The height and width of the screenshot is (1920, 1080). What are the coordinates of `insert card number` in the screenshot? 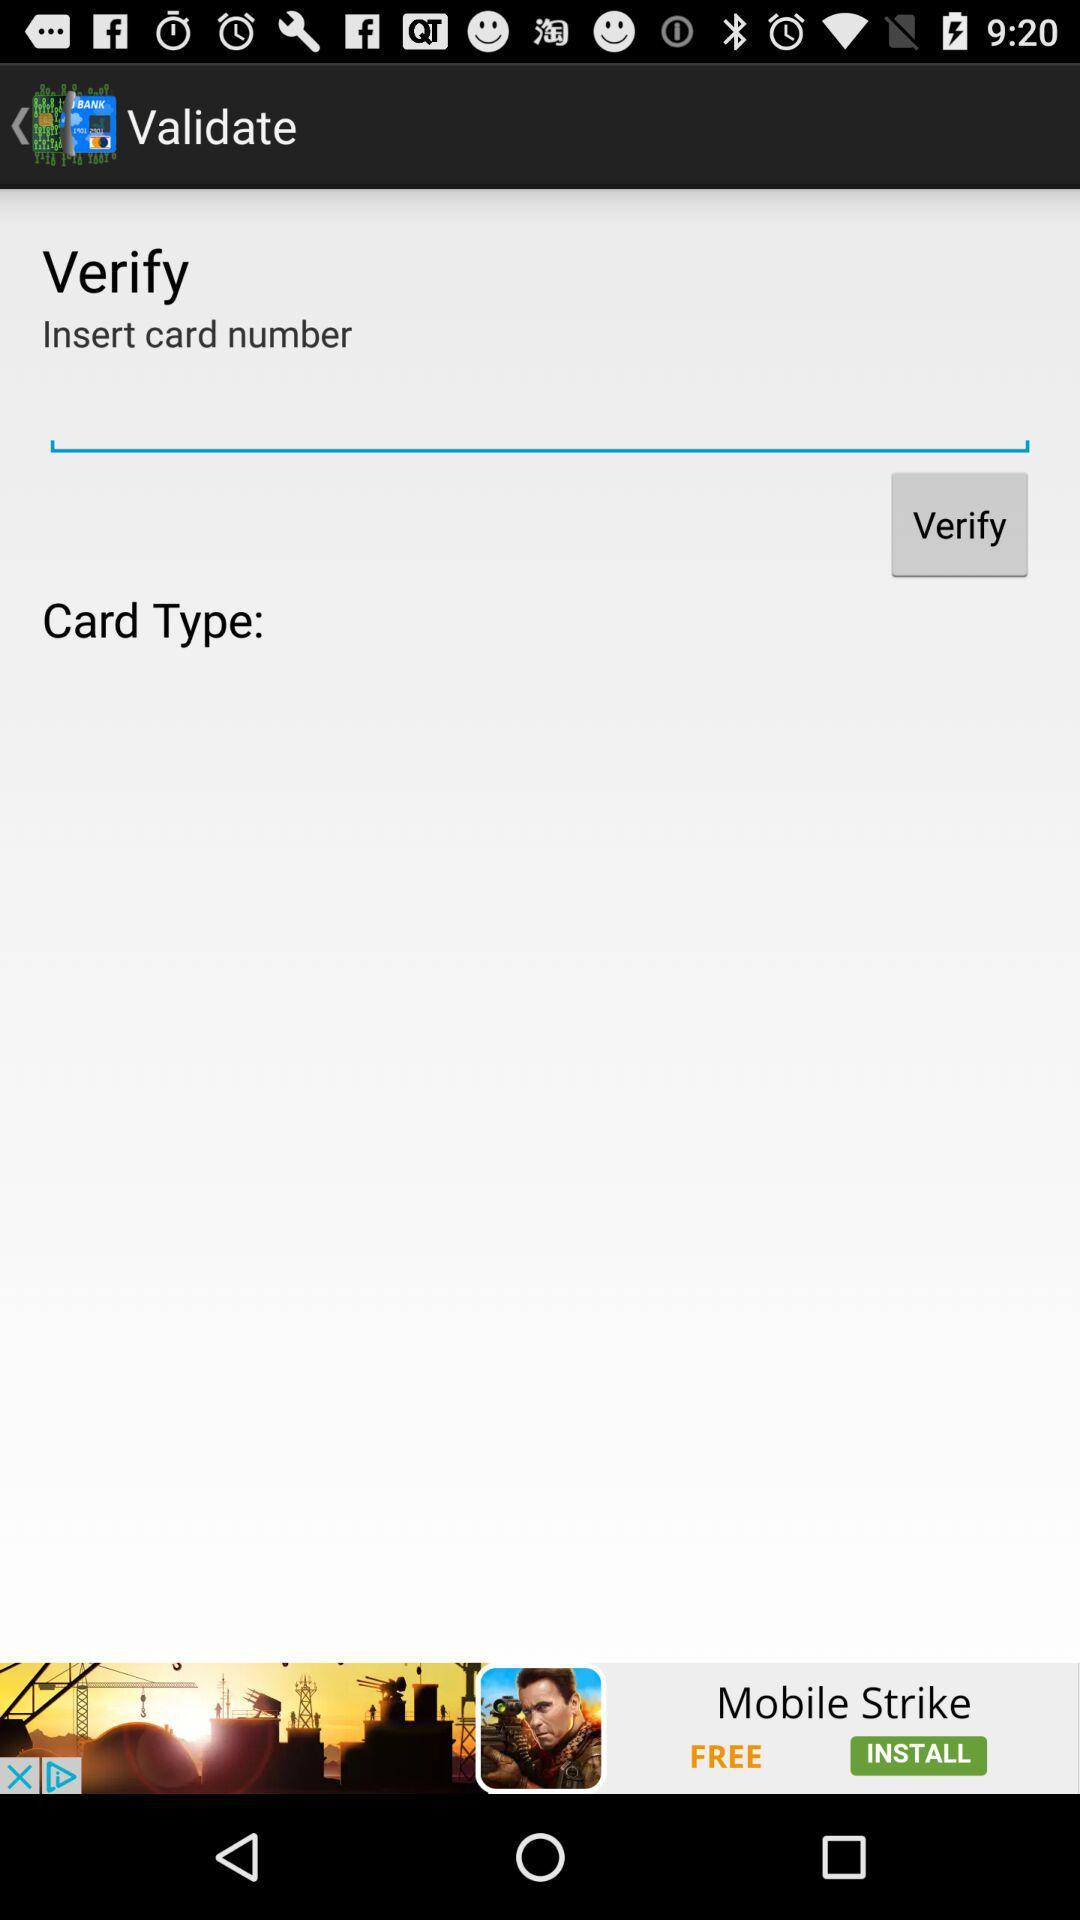 It's located at (540, 408).